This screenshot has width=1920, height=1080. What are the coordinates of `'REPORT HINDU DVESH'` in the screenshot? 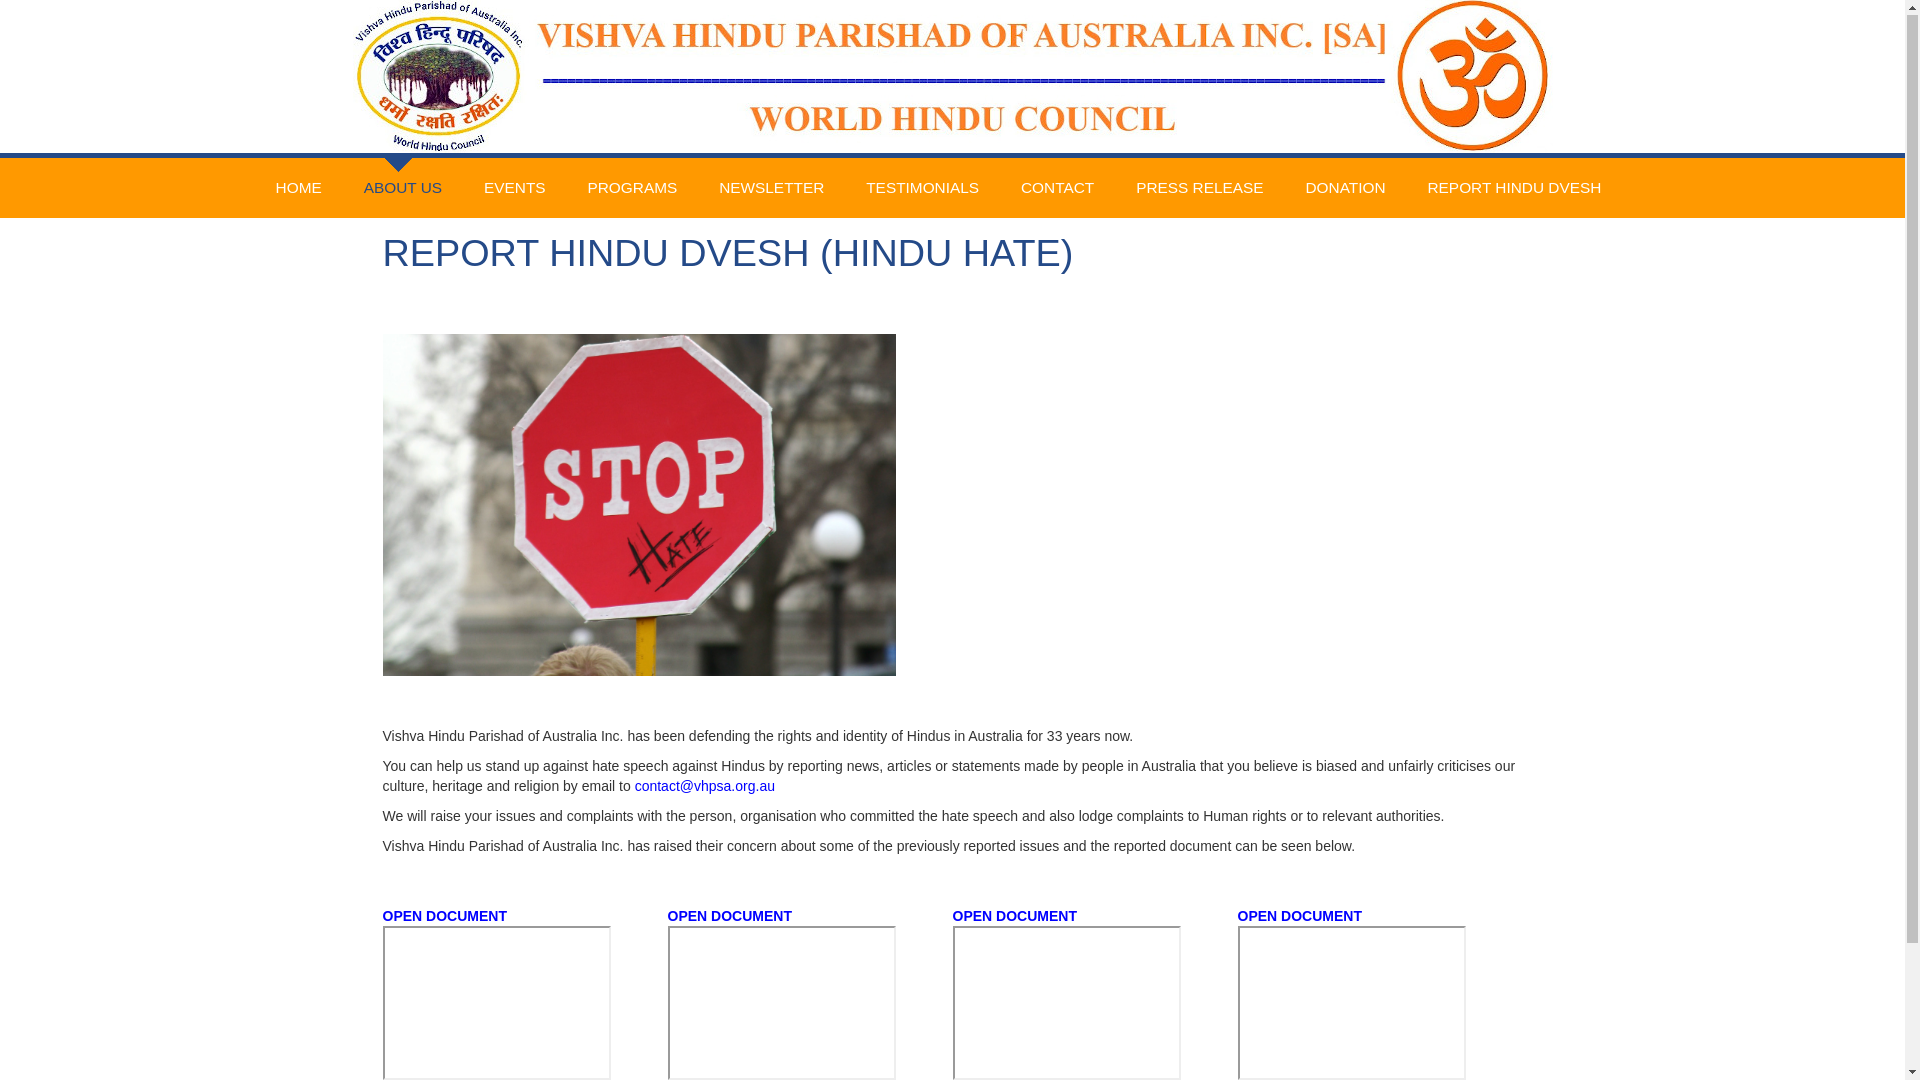 It's located at (1513, 189).